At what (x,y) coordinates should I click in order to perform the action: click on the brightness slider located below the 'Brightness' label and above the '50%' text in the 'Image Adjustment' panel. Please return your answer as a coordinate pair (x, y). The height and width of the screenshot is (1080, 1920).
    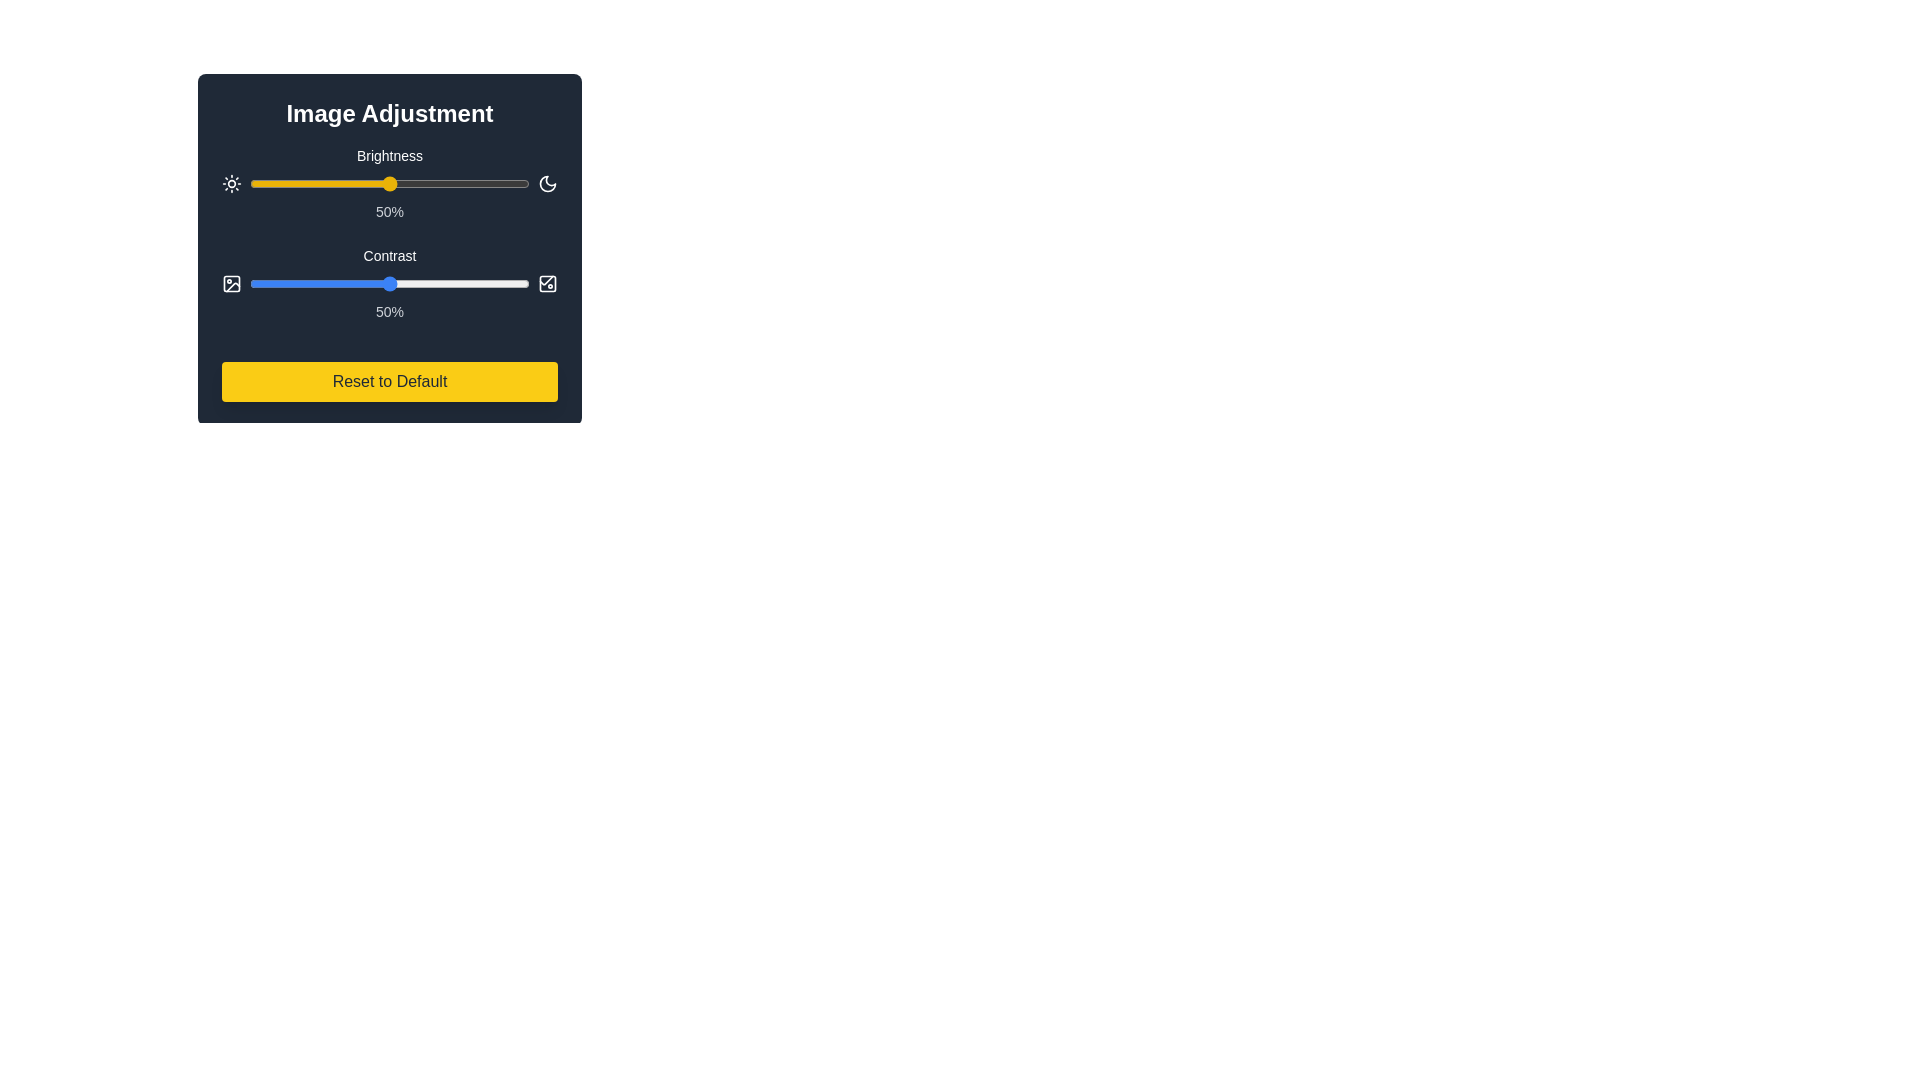
    Looking at the image, I should click on (389, 184).